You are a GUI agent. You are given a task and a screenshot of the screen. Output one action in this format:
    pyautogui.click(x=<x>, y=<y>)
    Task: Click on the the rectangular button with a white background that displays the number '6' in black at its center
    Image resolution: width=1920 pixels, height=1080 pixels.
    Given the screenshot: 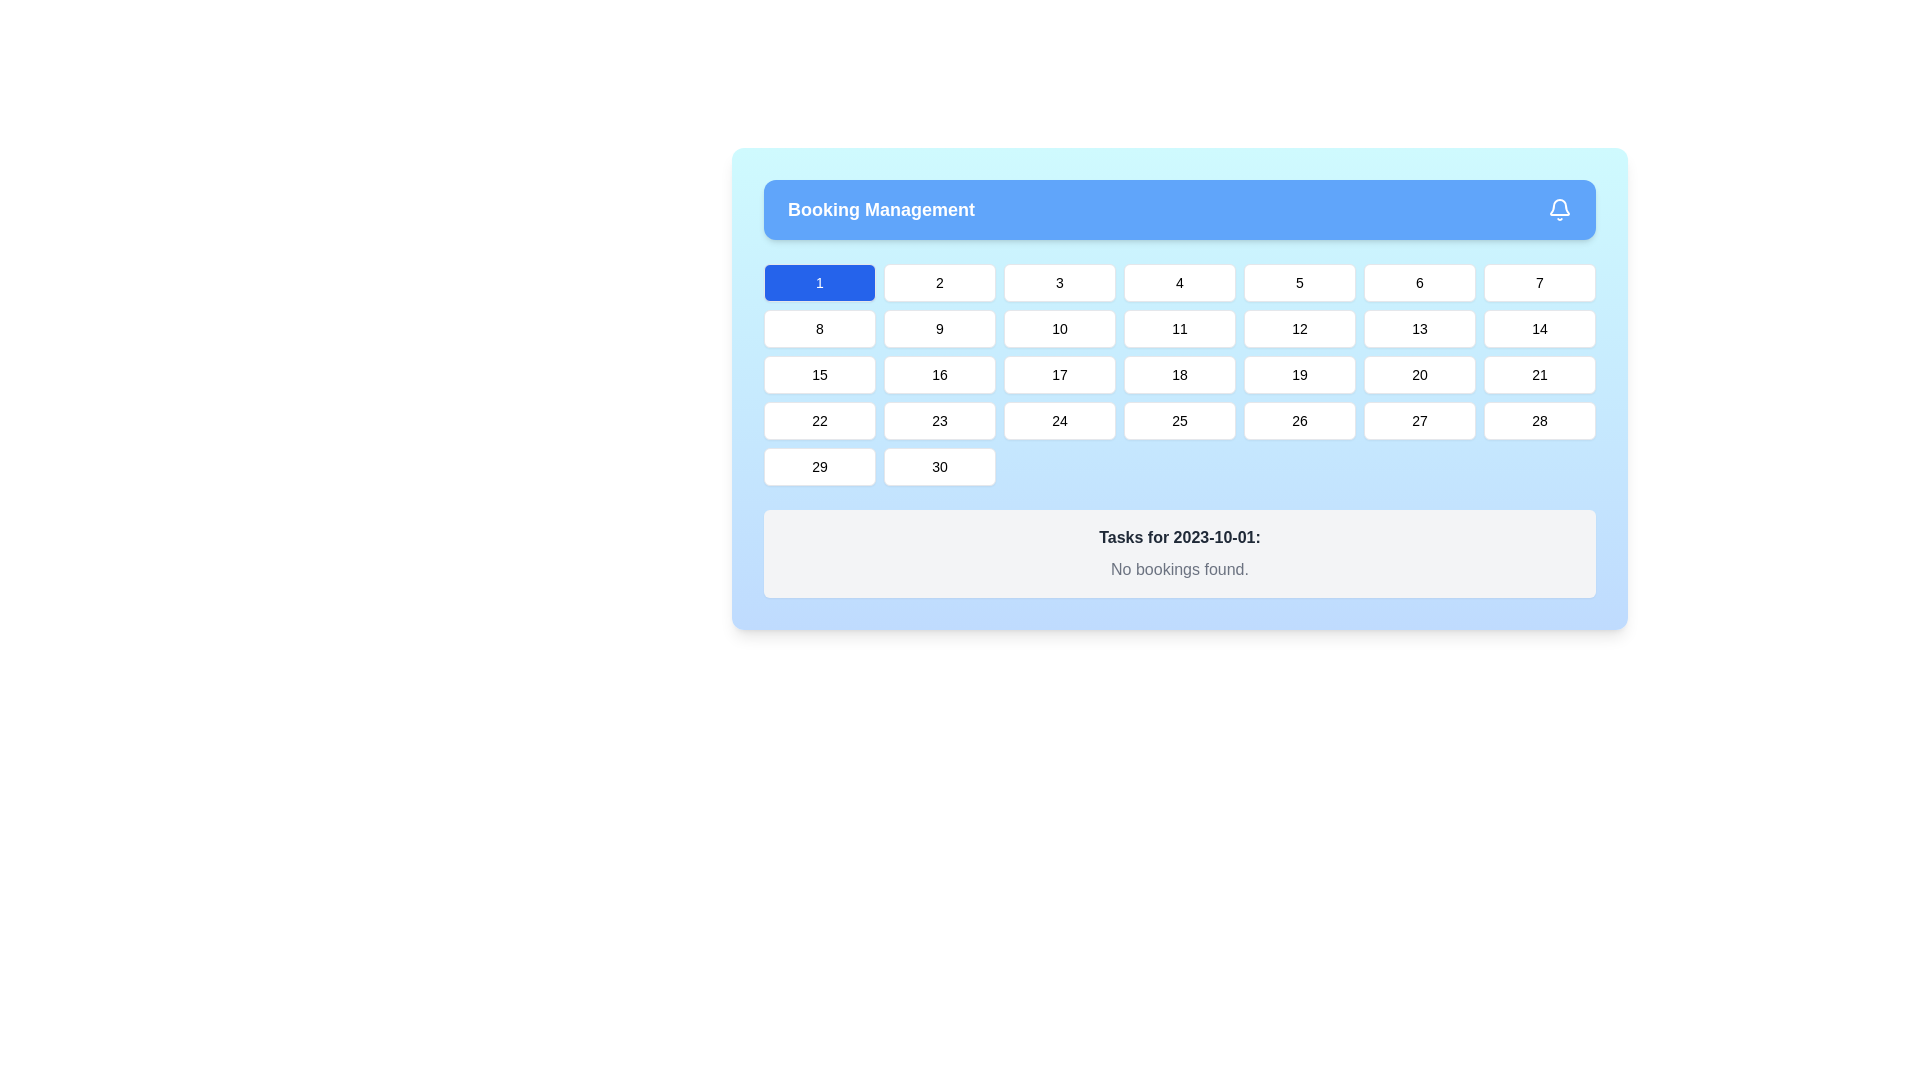 What is the action you would take?
    pyautogui.click(x=1419, y=282)
    